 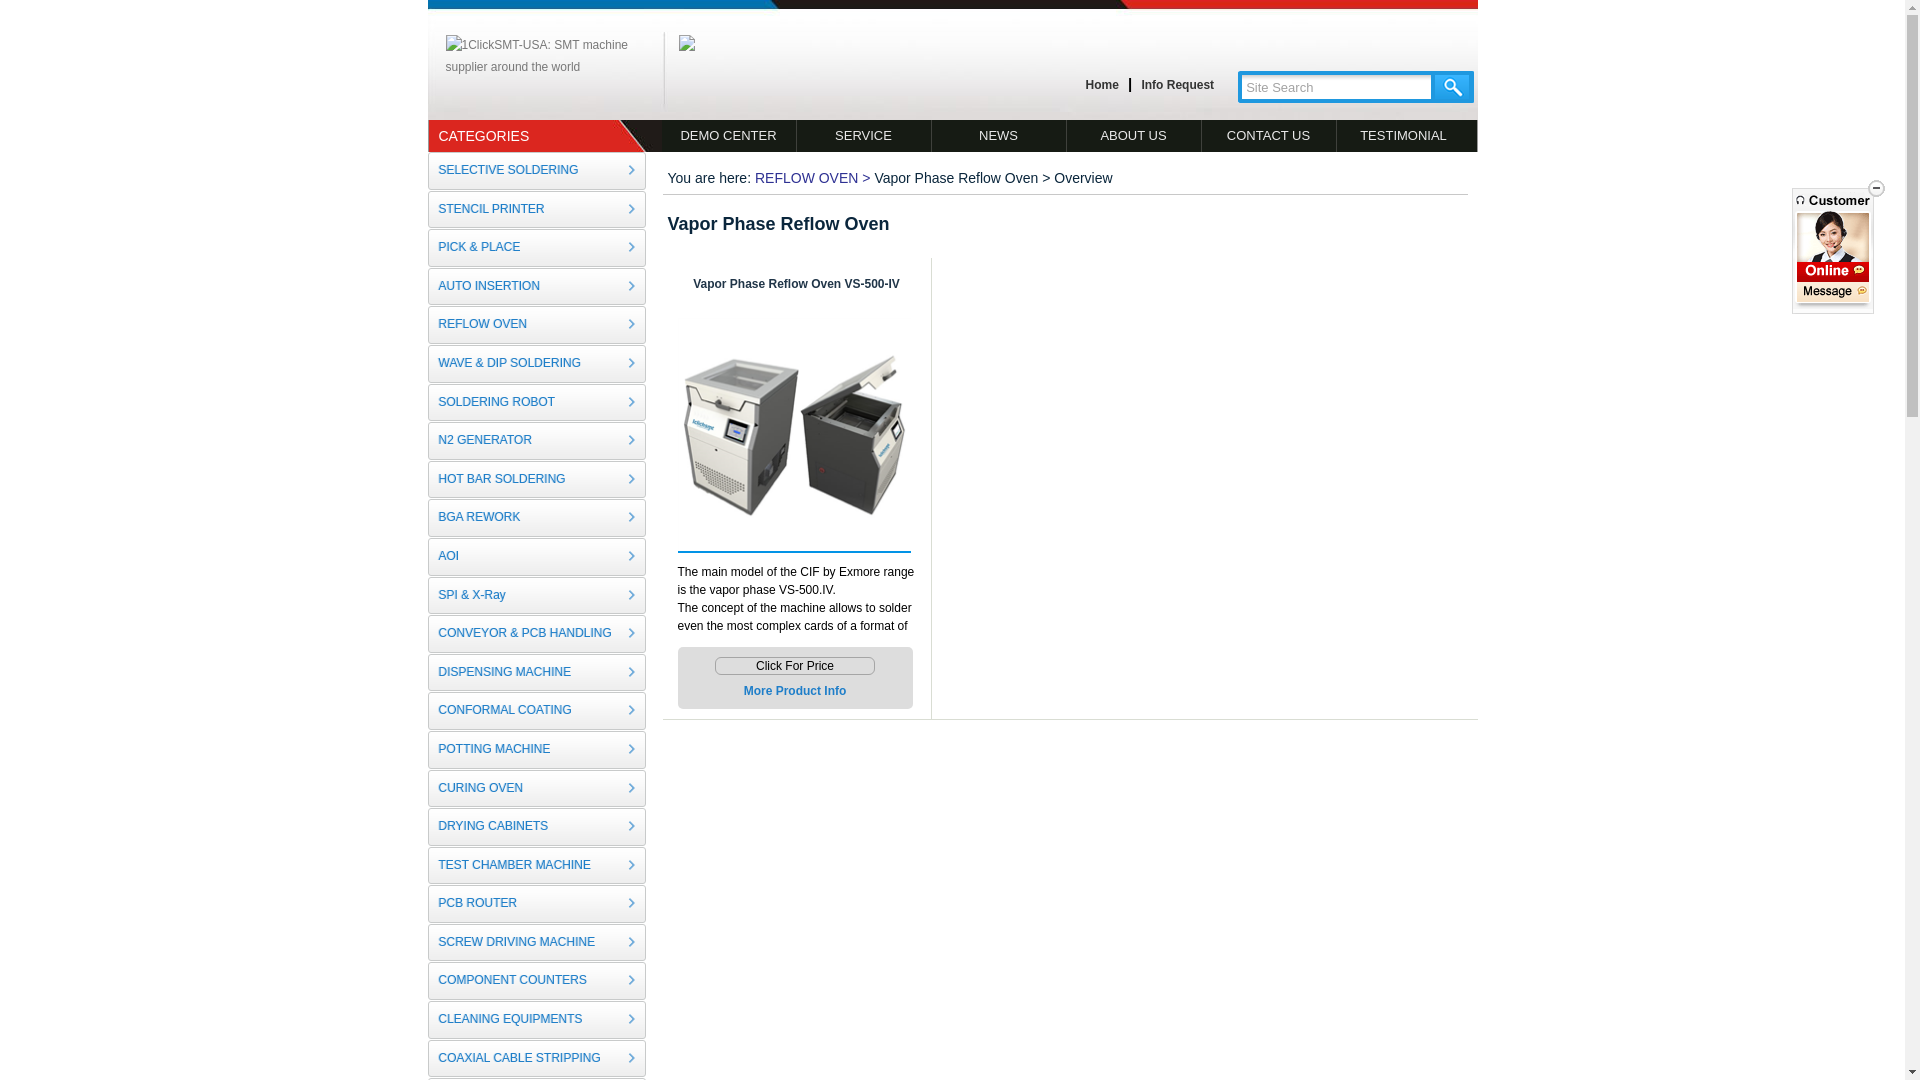 What do you see at coordinates (426, 903) in the screenshot?
I see `'PCB ROUTER'` at bounding box center [426, 903].